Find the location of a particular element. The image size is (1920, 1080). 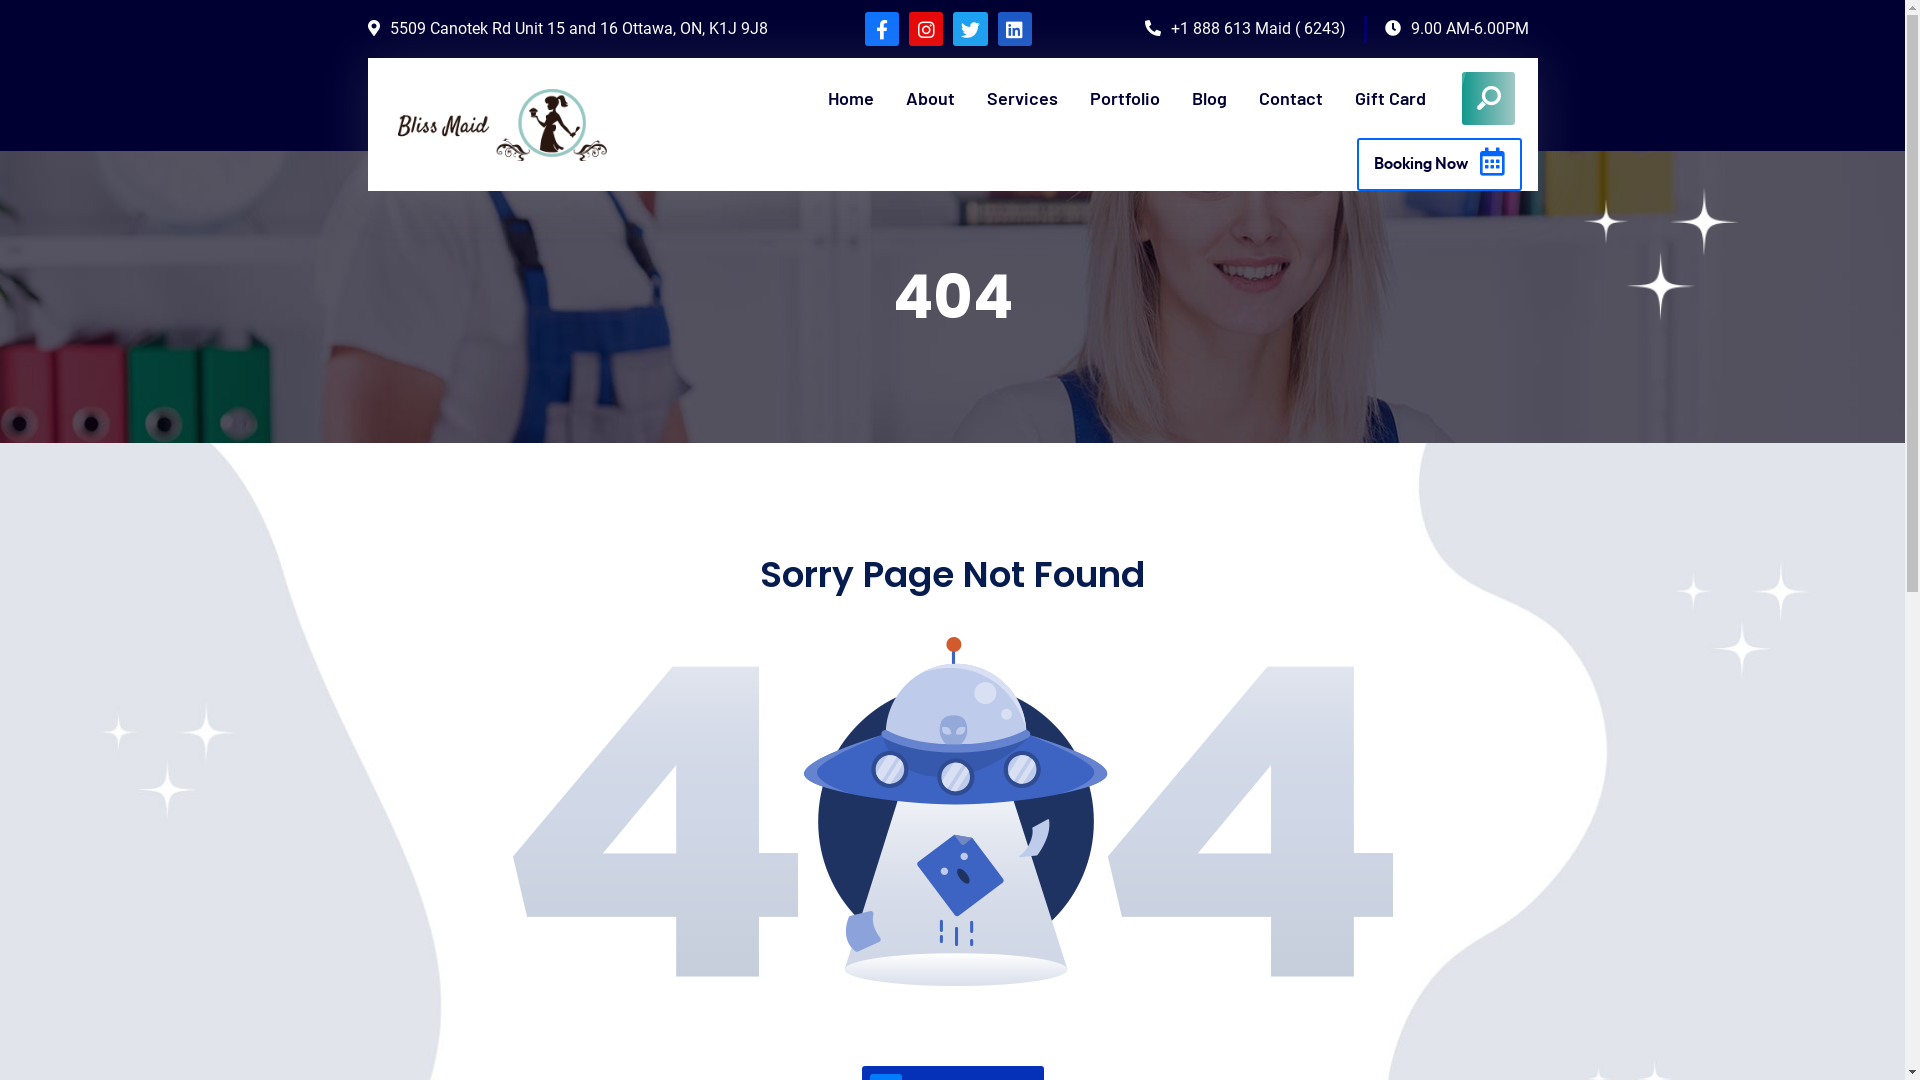

'Contact' is located at coordinates (1291, 97).